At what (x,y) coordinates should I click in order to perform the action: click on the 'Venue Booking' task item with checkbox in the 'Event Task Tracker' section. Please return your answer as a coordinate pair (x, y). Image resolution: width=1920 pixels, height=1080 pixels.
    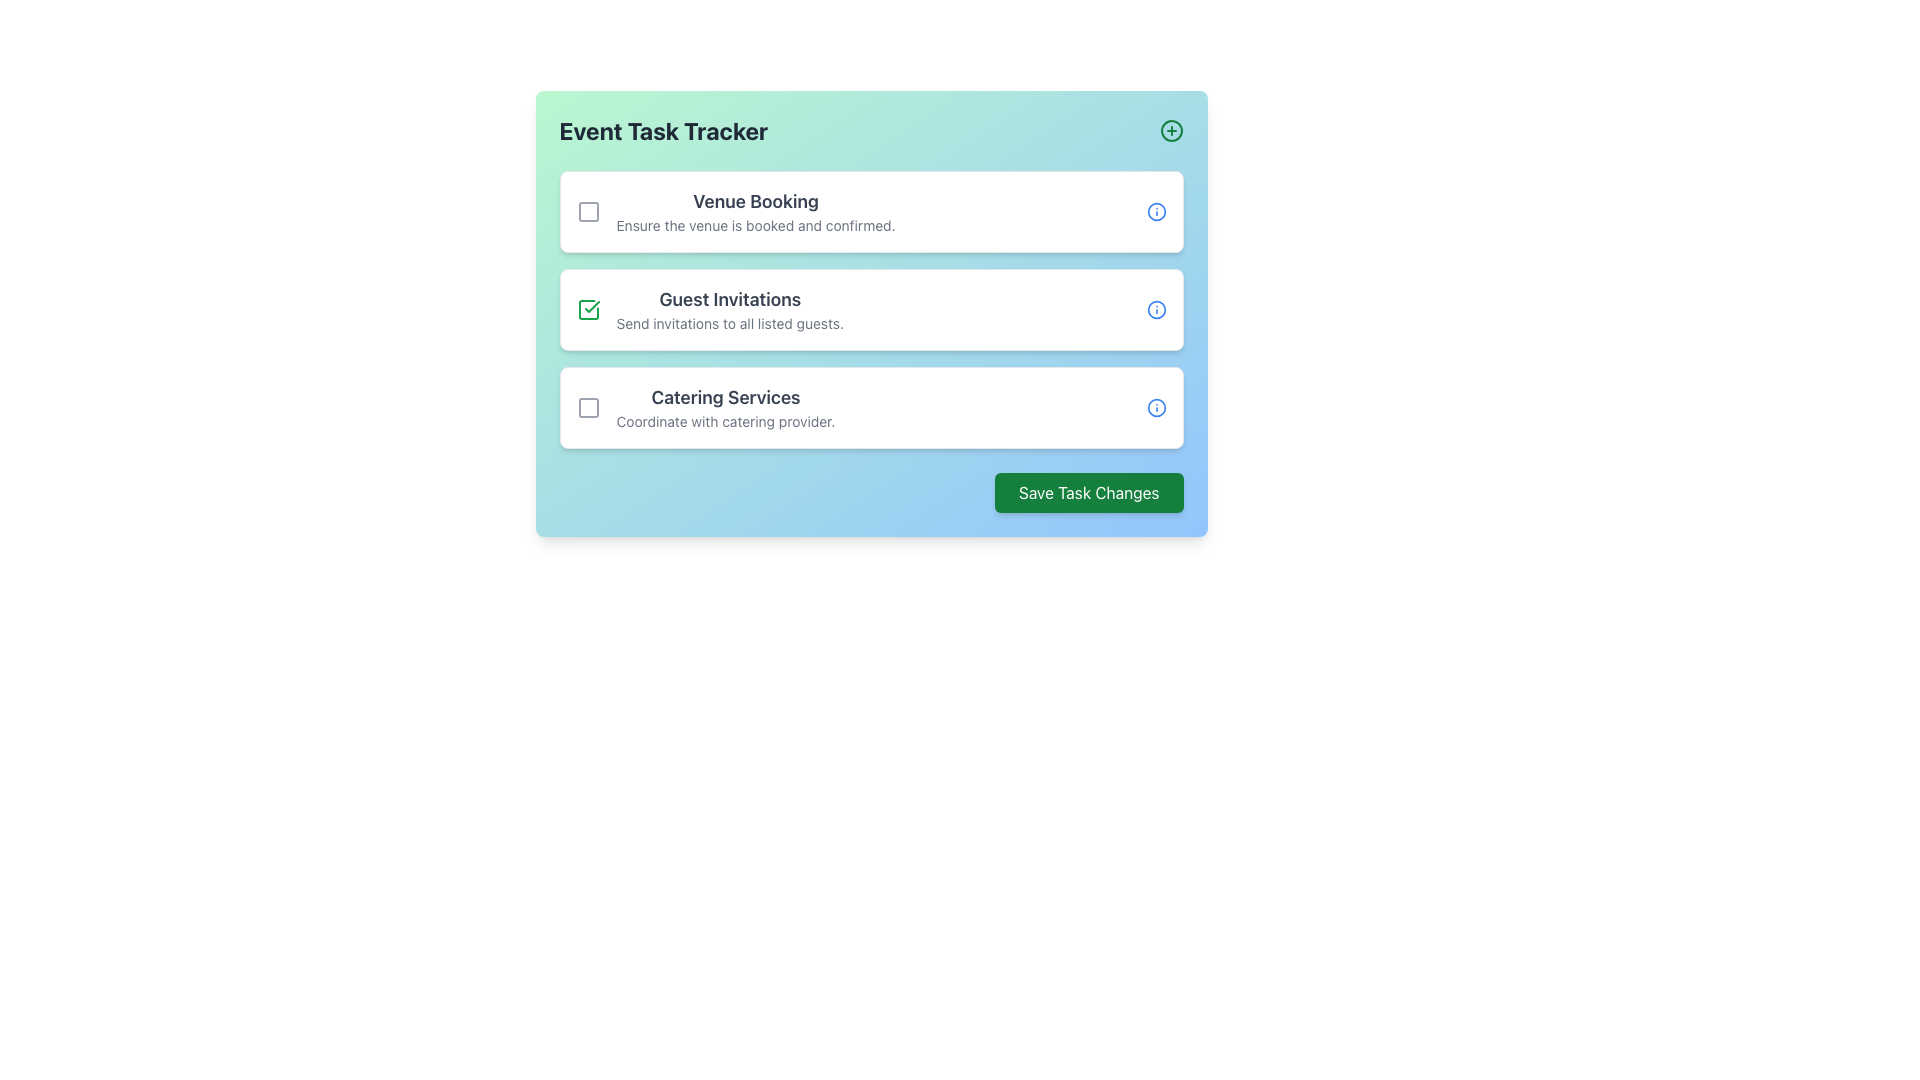
    Looking at the image, I should click on (734, 212).